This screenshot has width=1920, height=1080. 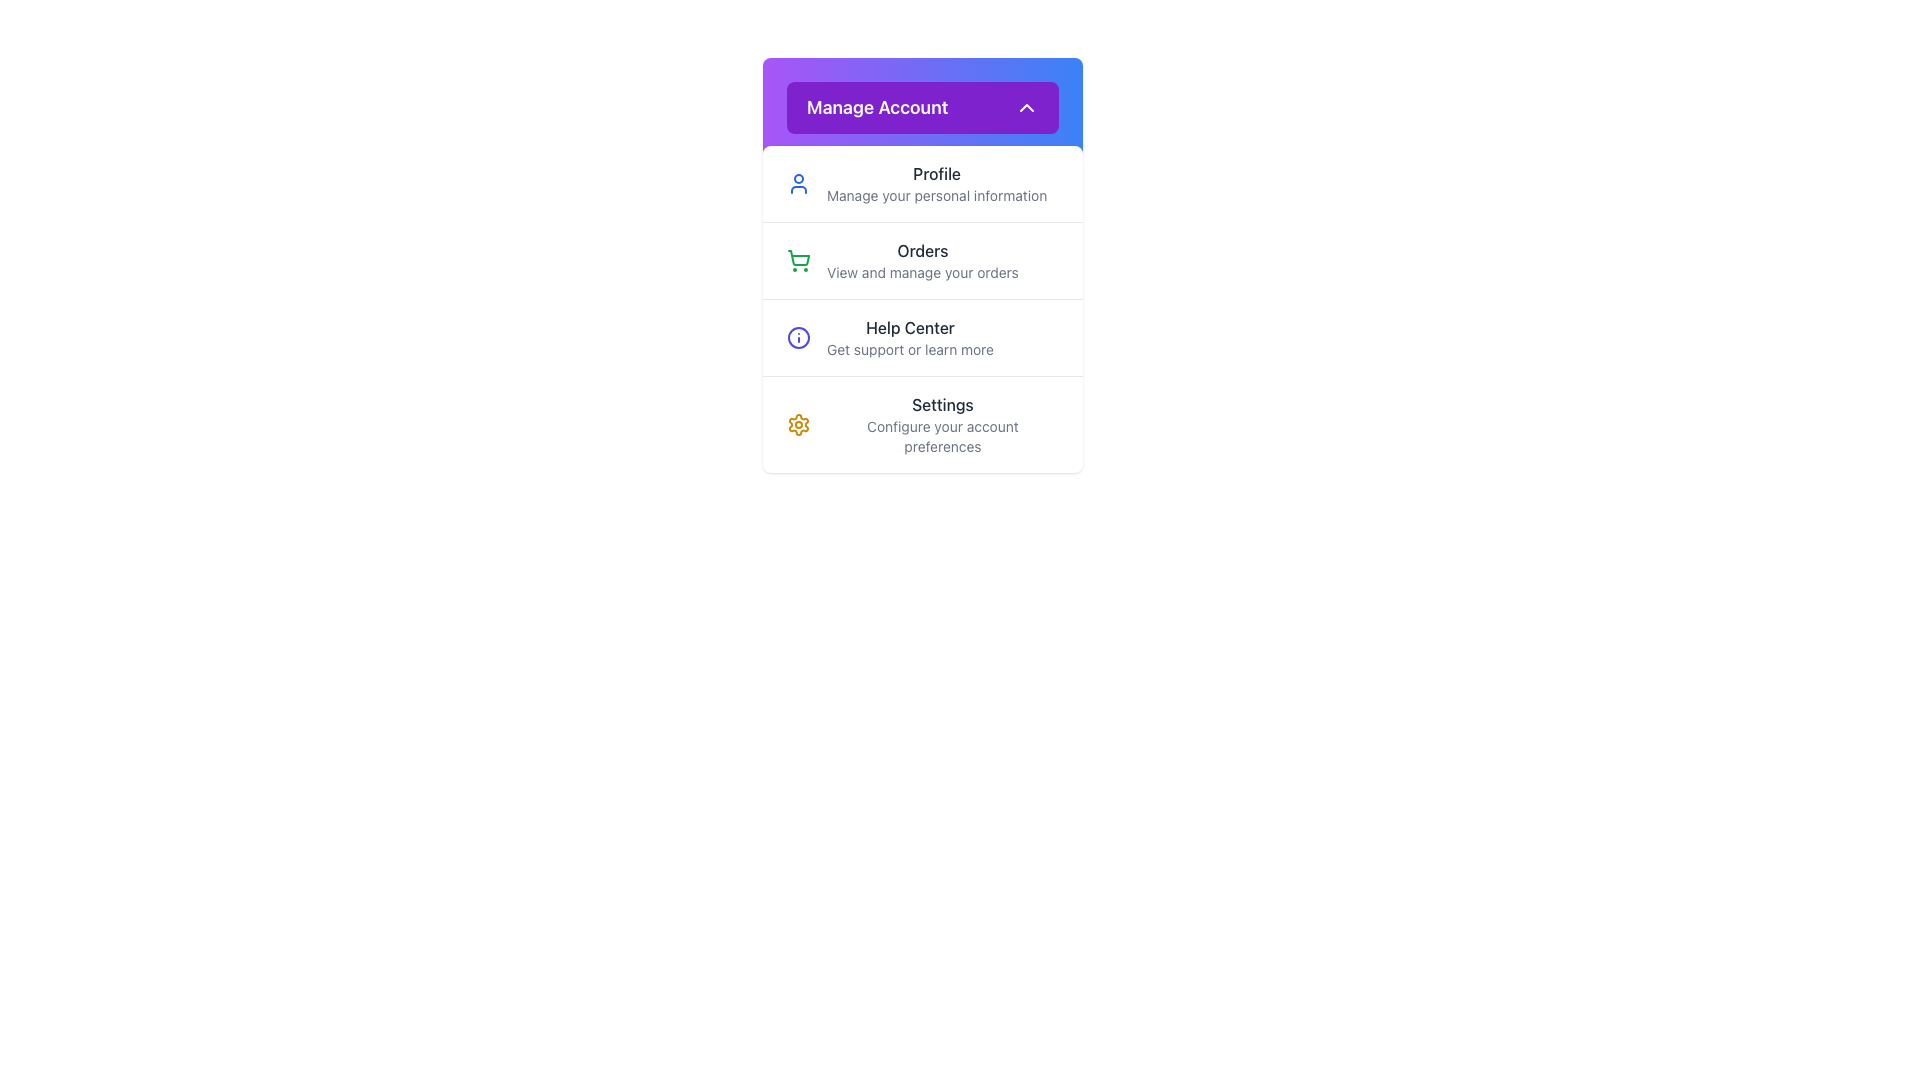 What do you see at coordinates (909, 337) in the screenshot?
I see `the Text block under 'Manage Account' that provides access to the help center page or support resources` at bounding box center [909, 337].